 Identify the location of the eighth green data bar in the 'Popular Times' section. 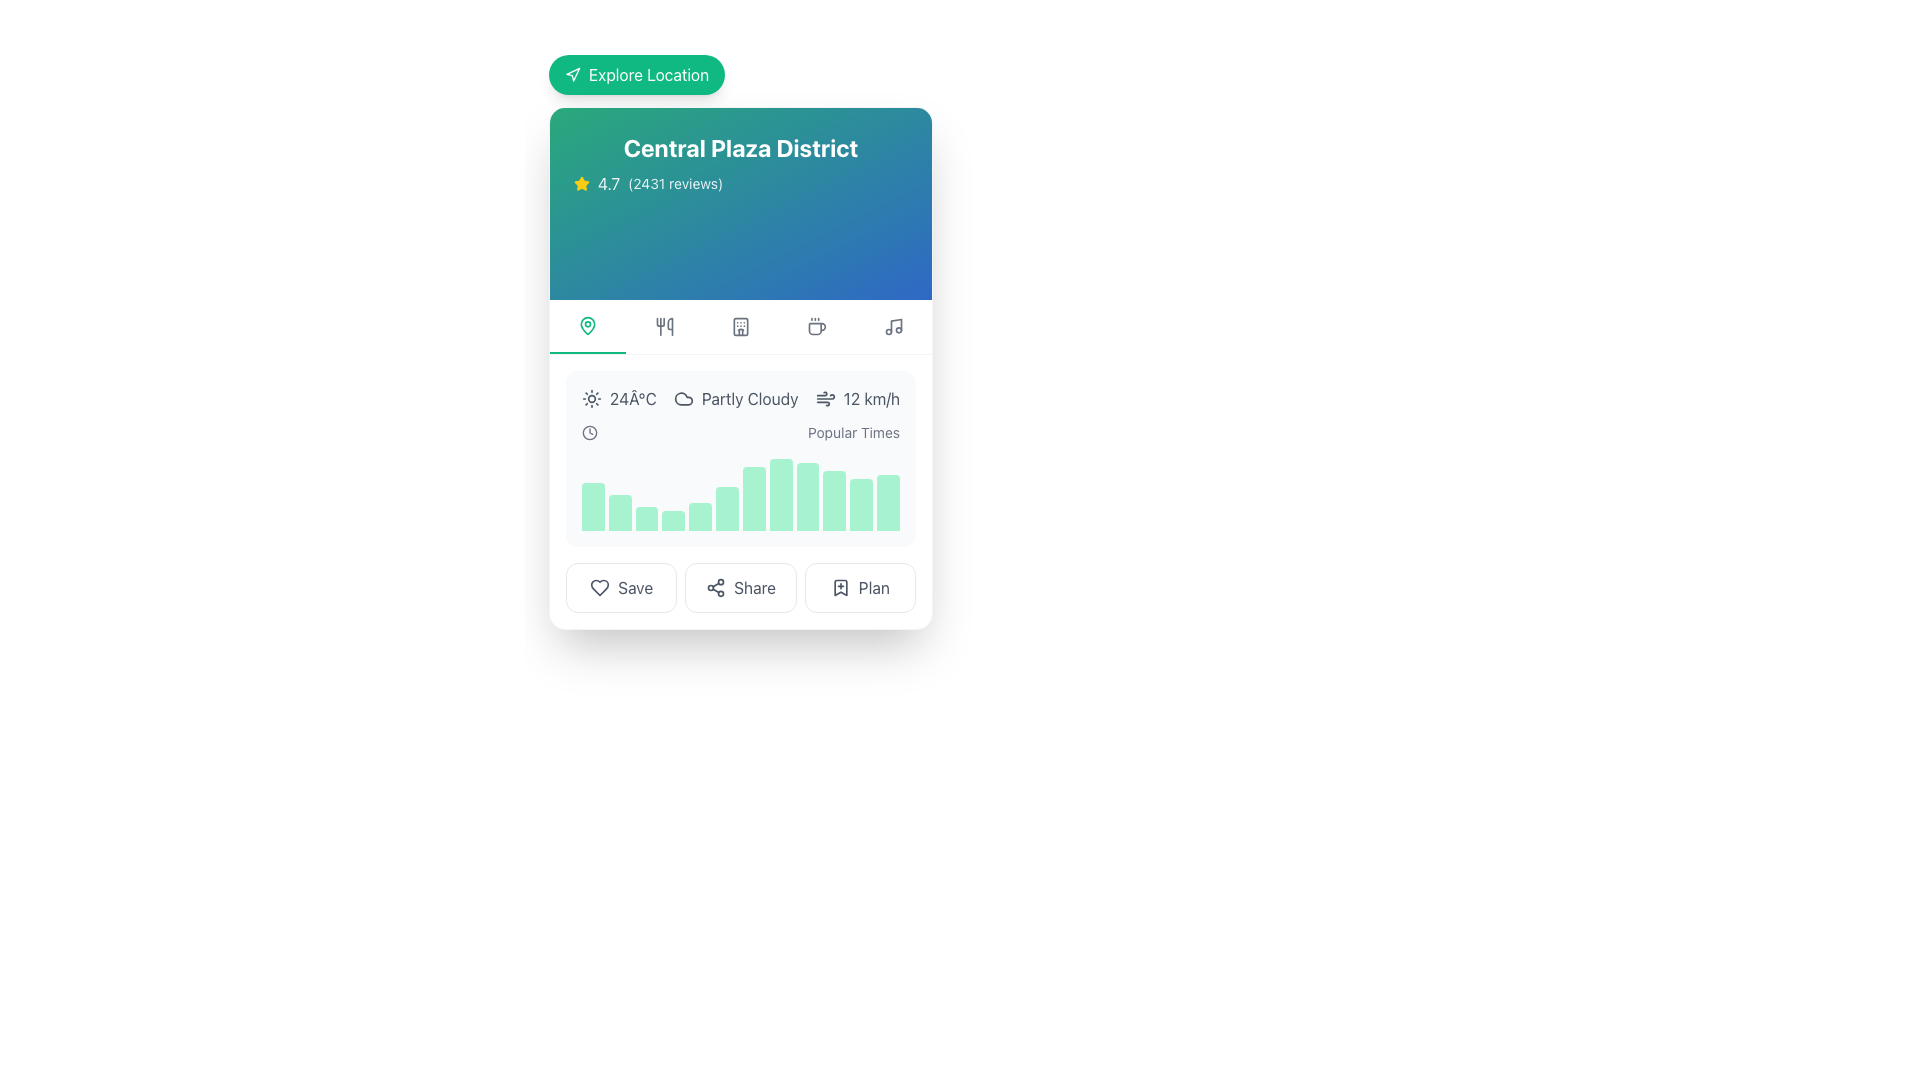
(780, 494).